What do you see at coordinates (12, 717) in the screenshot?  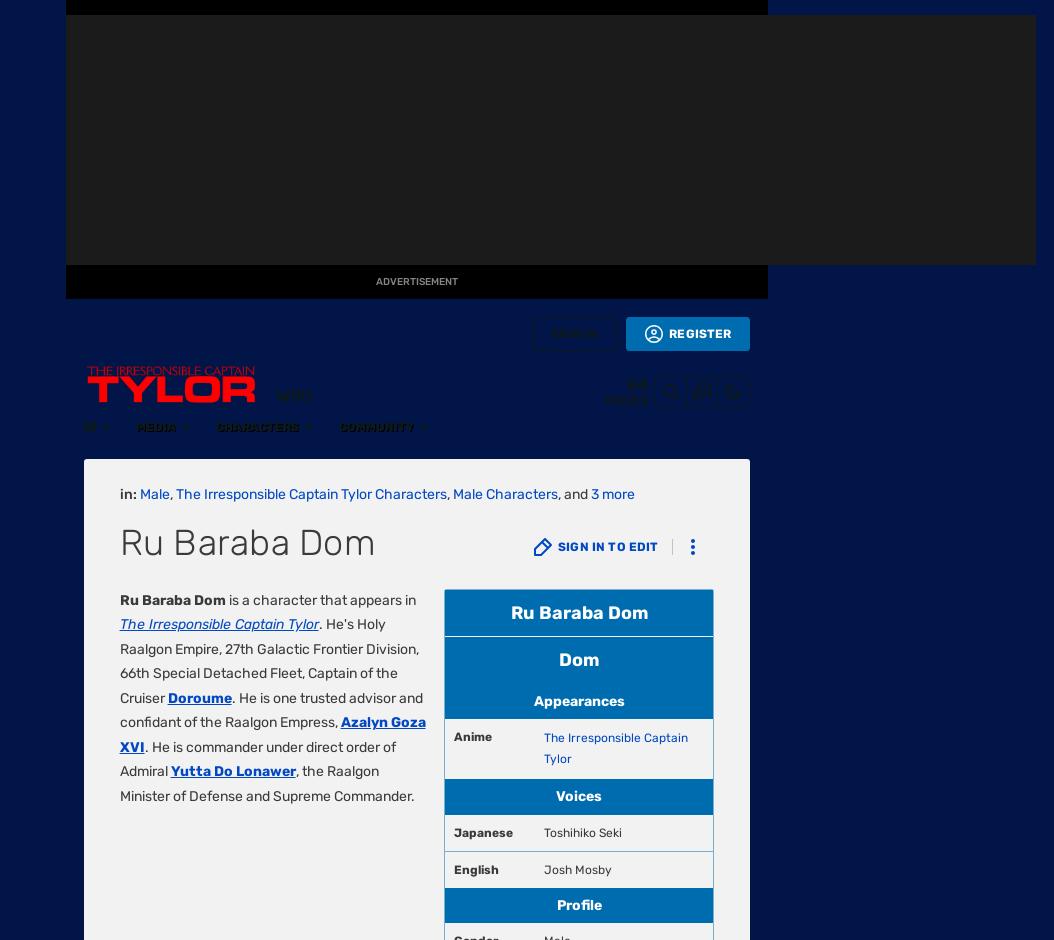 I see `'Start a Wiki'` at bounding box center [12, 717].